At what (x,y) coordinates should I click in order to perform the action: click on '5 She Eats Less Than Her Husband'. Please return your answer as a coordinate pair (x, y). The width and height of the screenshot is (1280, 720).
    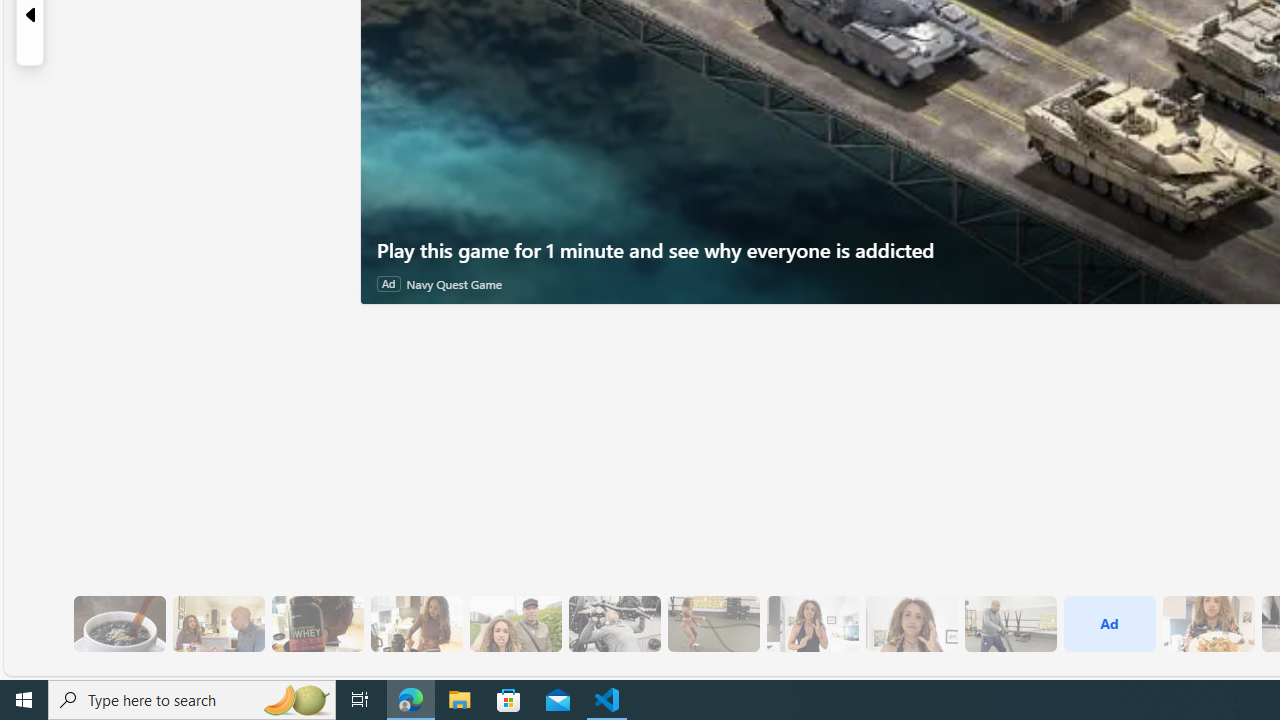
    Looking at the image, I should click on (218, 623).